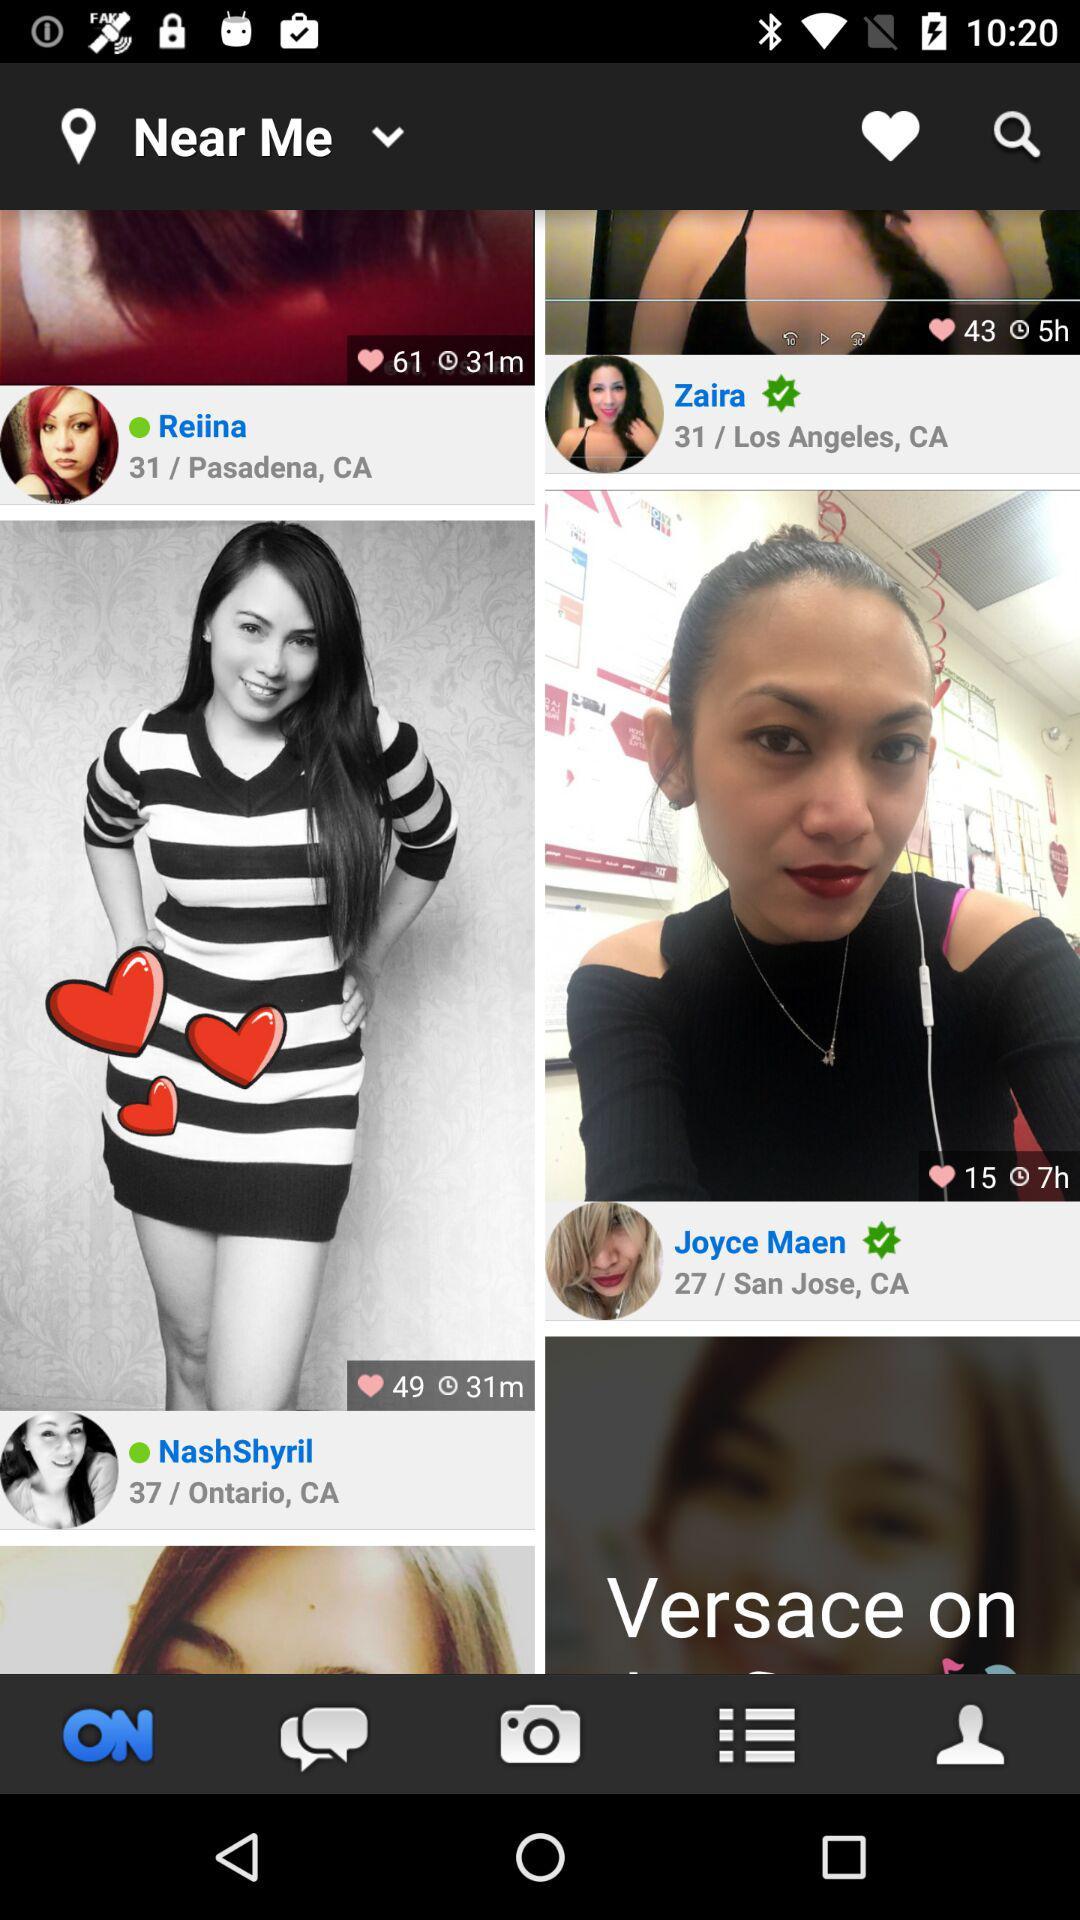 This screenshot has width=1080, height=1920. I want to click on click on the imagine option, so click(812, 281).